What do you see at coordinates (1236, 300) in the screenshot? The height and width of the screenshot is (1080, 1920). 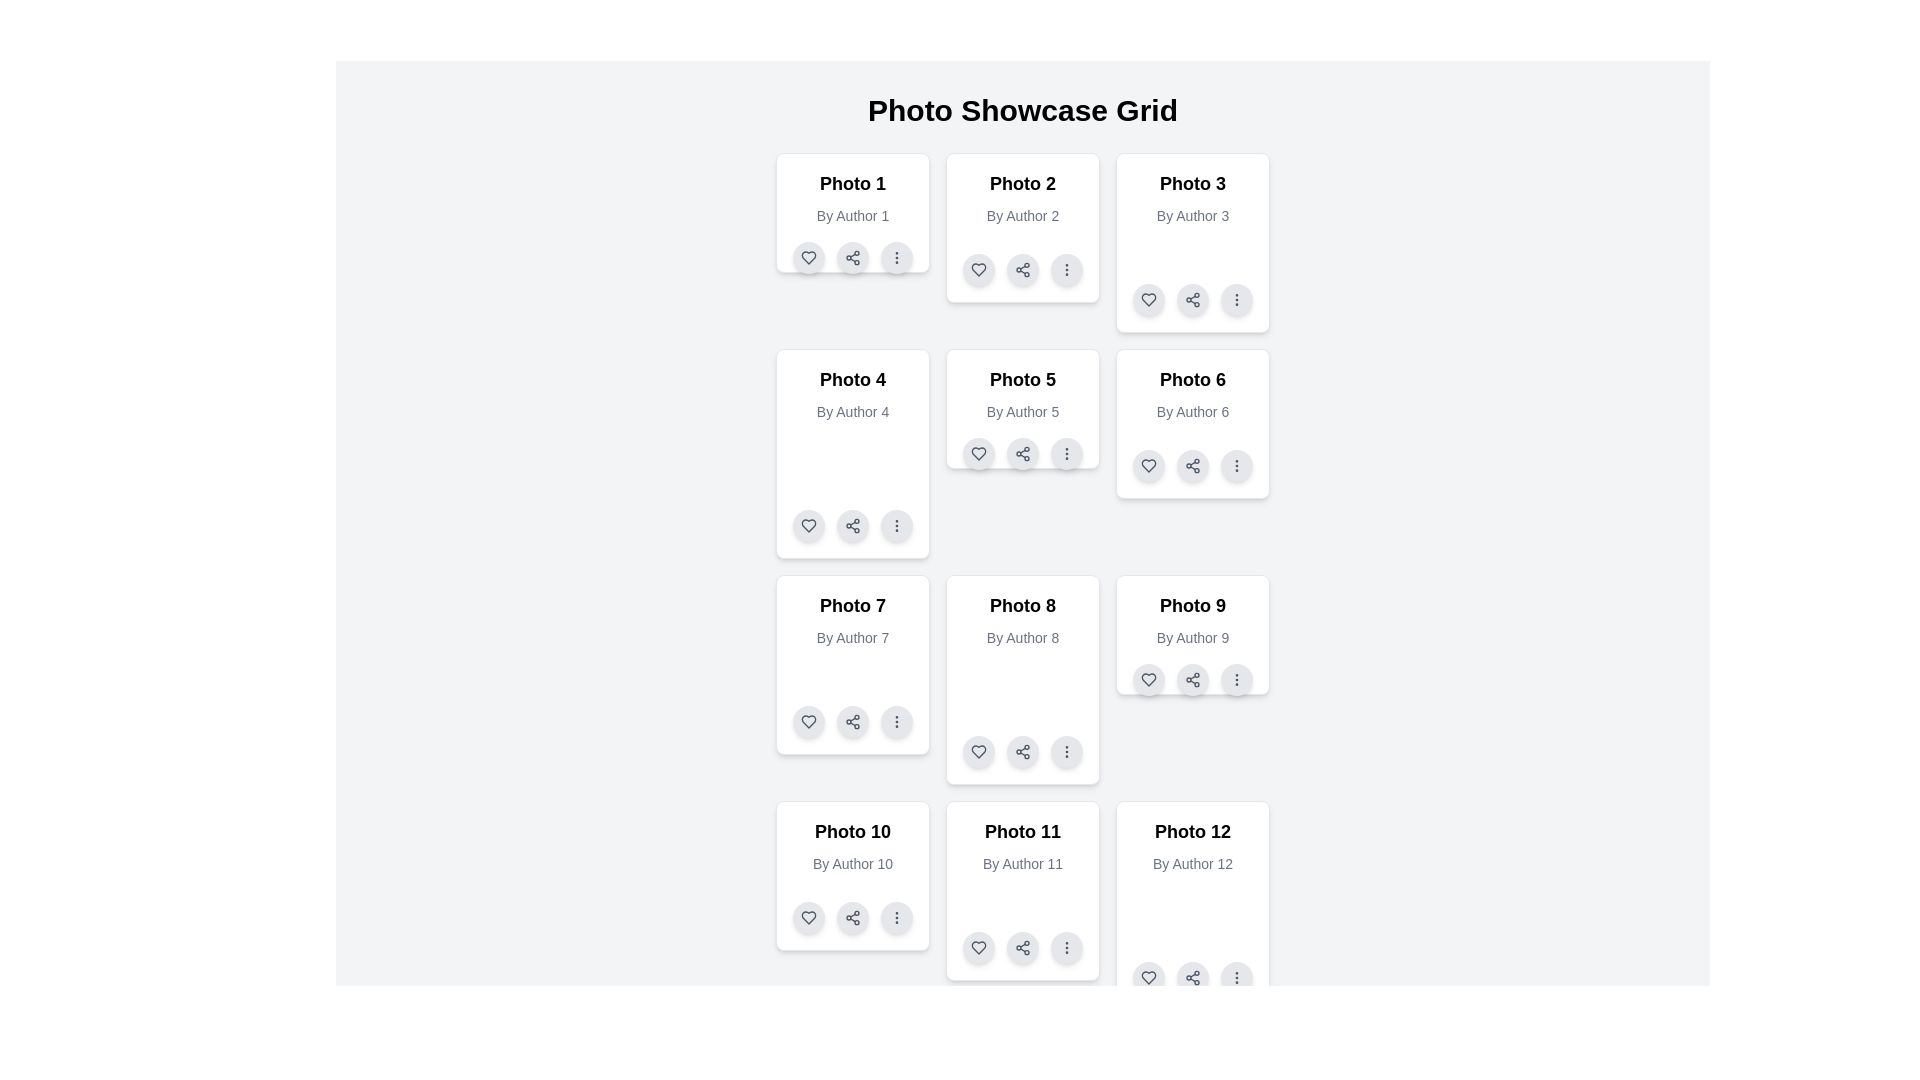 I see `the 'ellipsis vertical' icon located in the upper-right corner of the 'Photo 3' card` at bounding box center [1236, 300].